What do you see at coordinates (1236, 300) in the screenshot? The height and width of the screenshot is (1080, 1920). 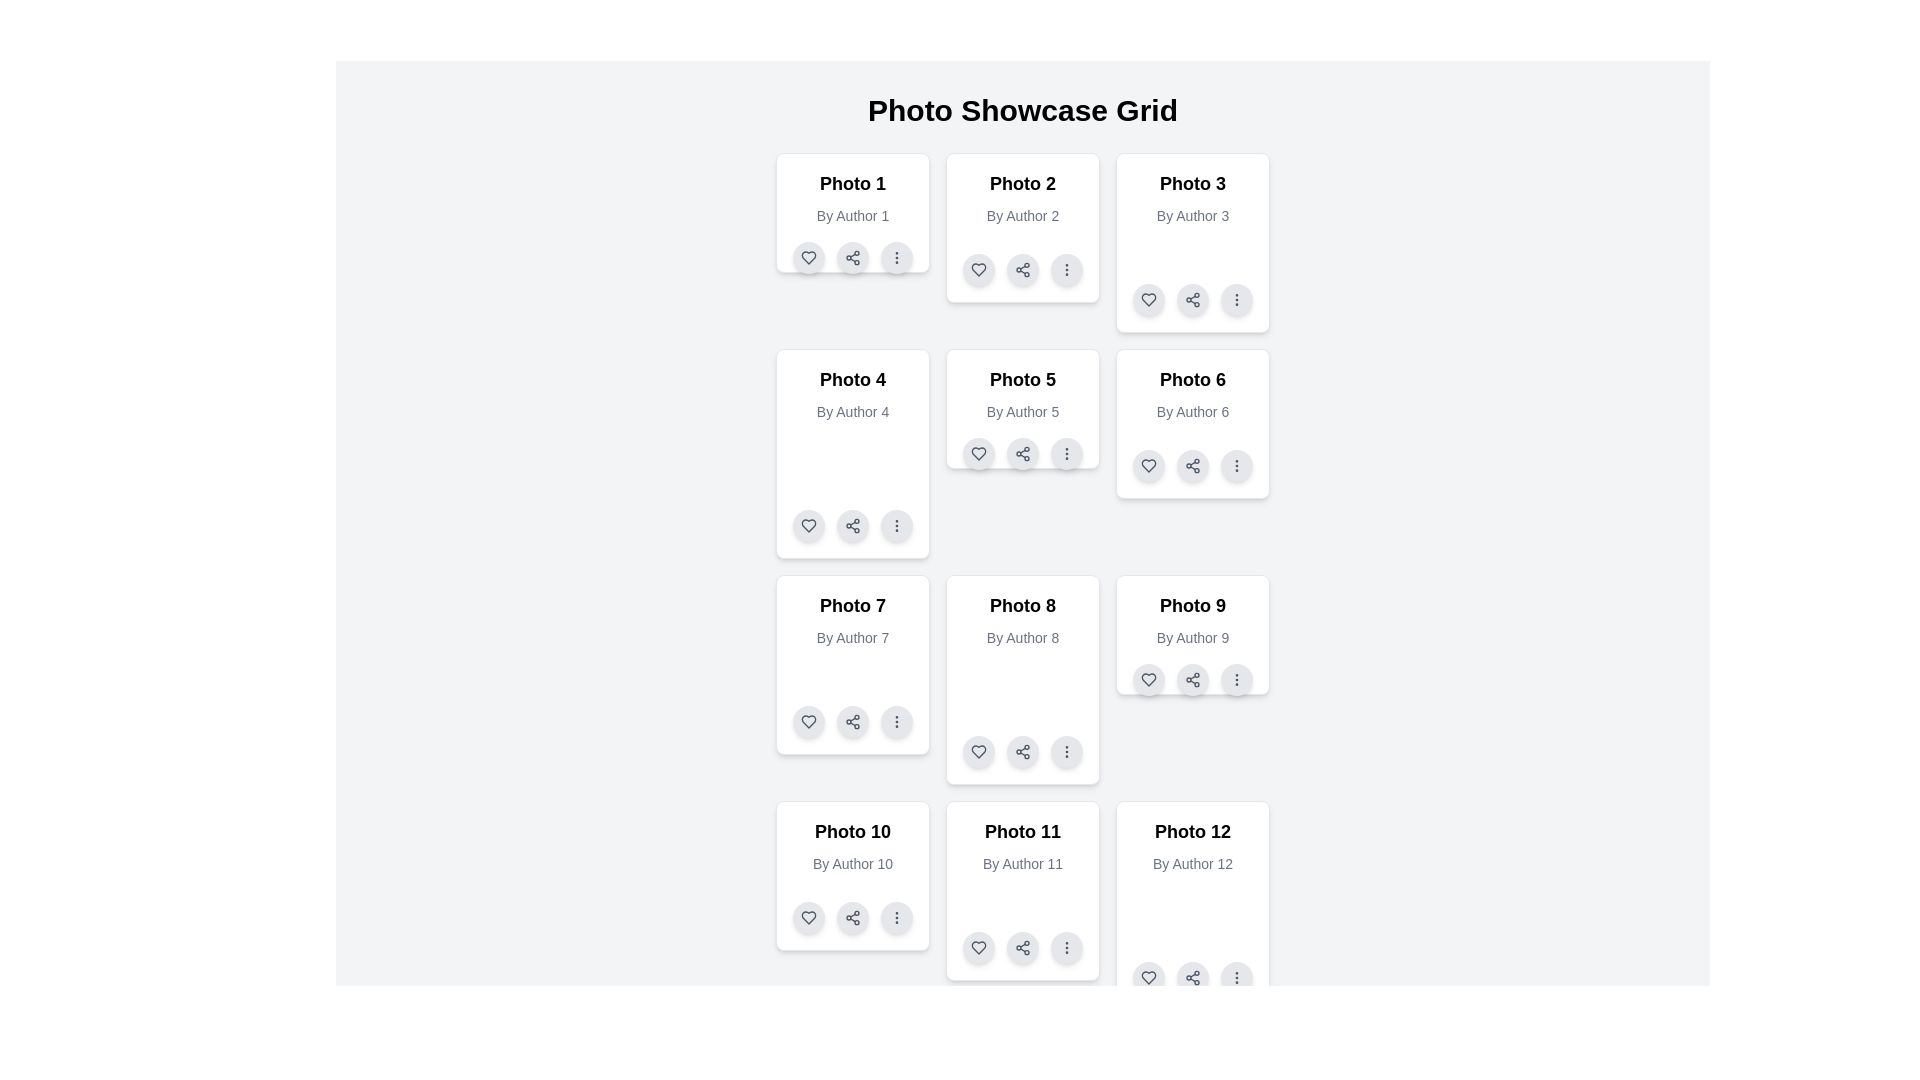 I see `the 'ellipsis vertical' icon located in the upper-right corner of the 'Photo 3' card` at bounding box center [1236, 300].